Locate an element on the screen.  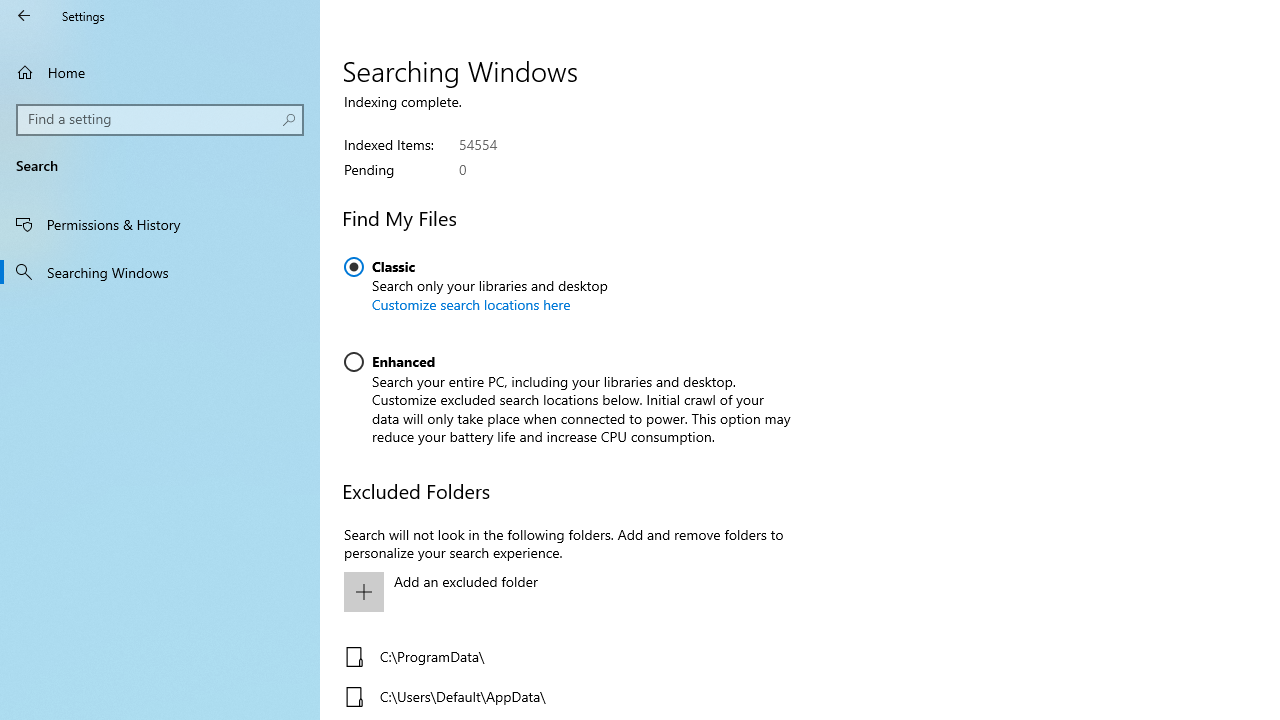
'Search box, Find a setting' is located at coordinates (160, 119).